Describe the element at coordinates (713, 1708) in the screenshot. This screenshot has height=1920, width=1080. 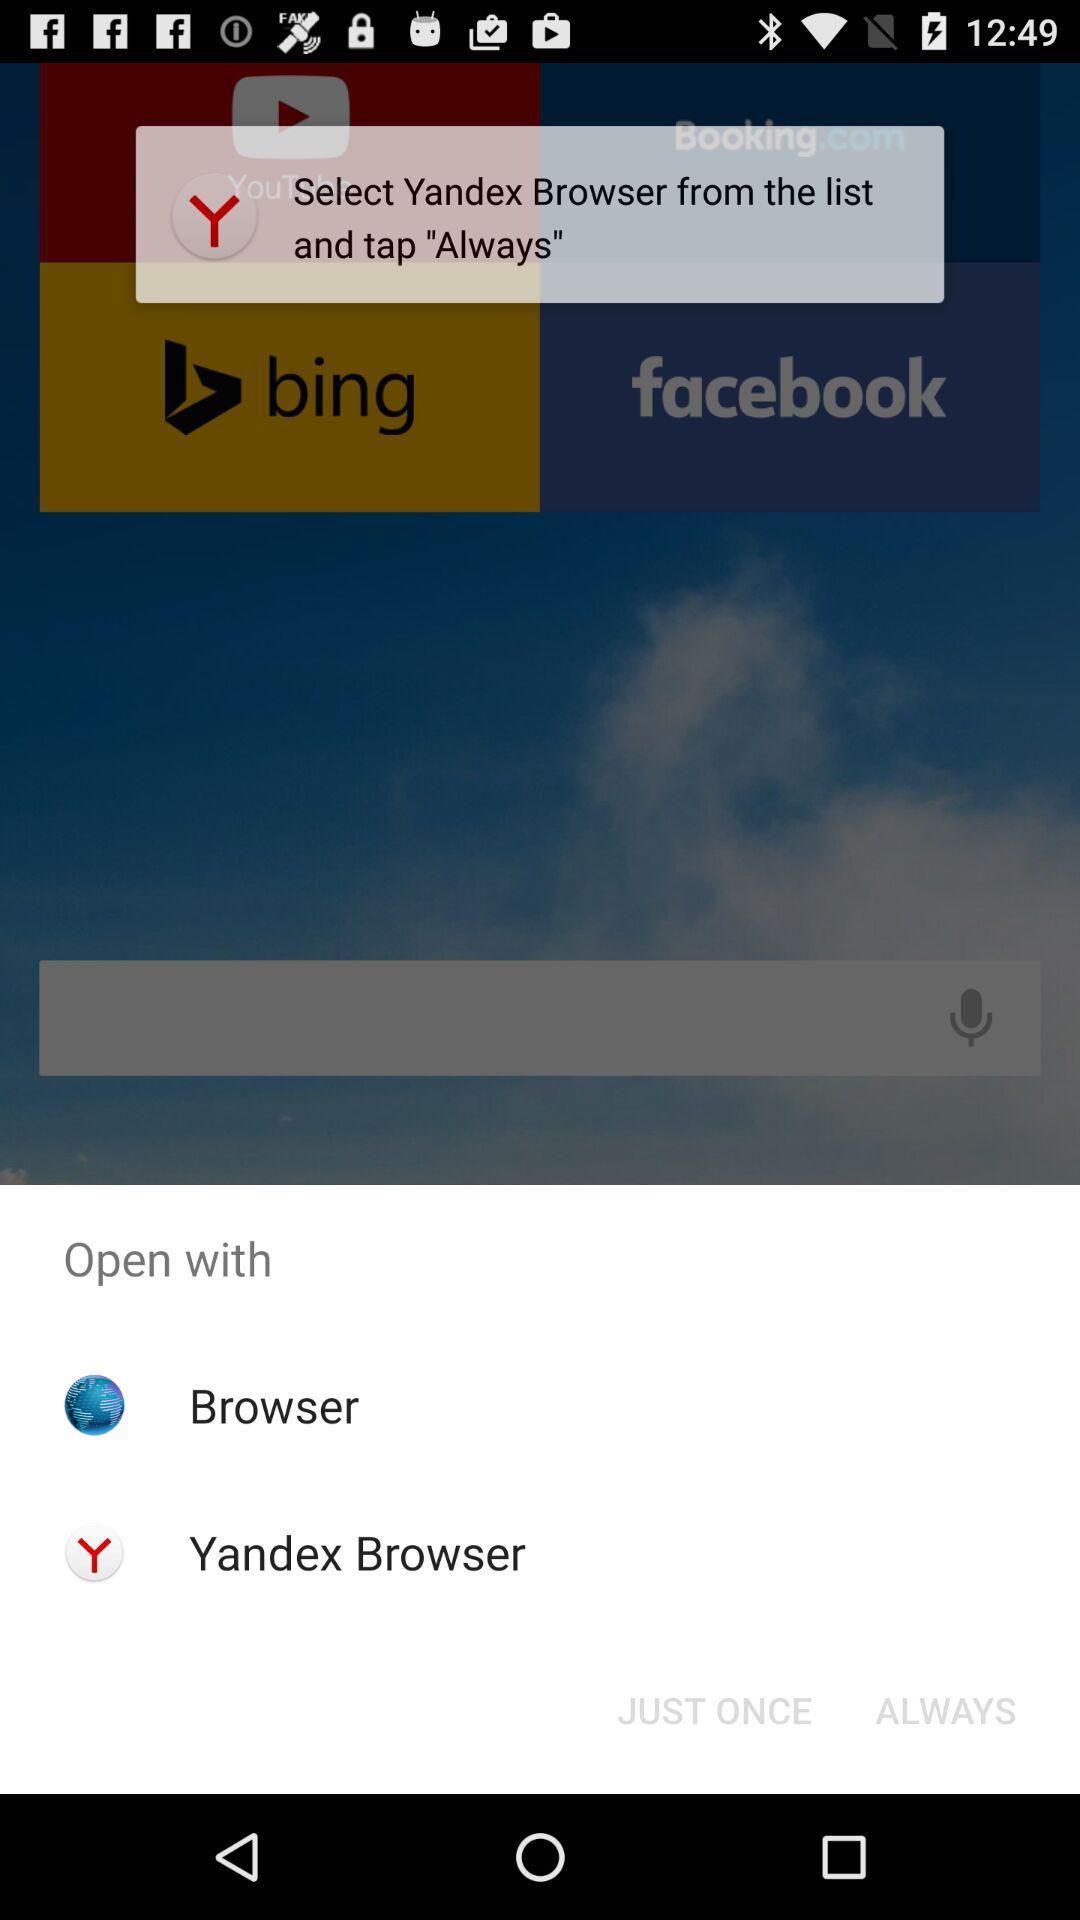
I see `the button next to always button` at that location.